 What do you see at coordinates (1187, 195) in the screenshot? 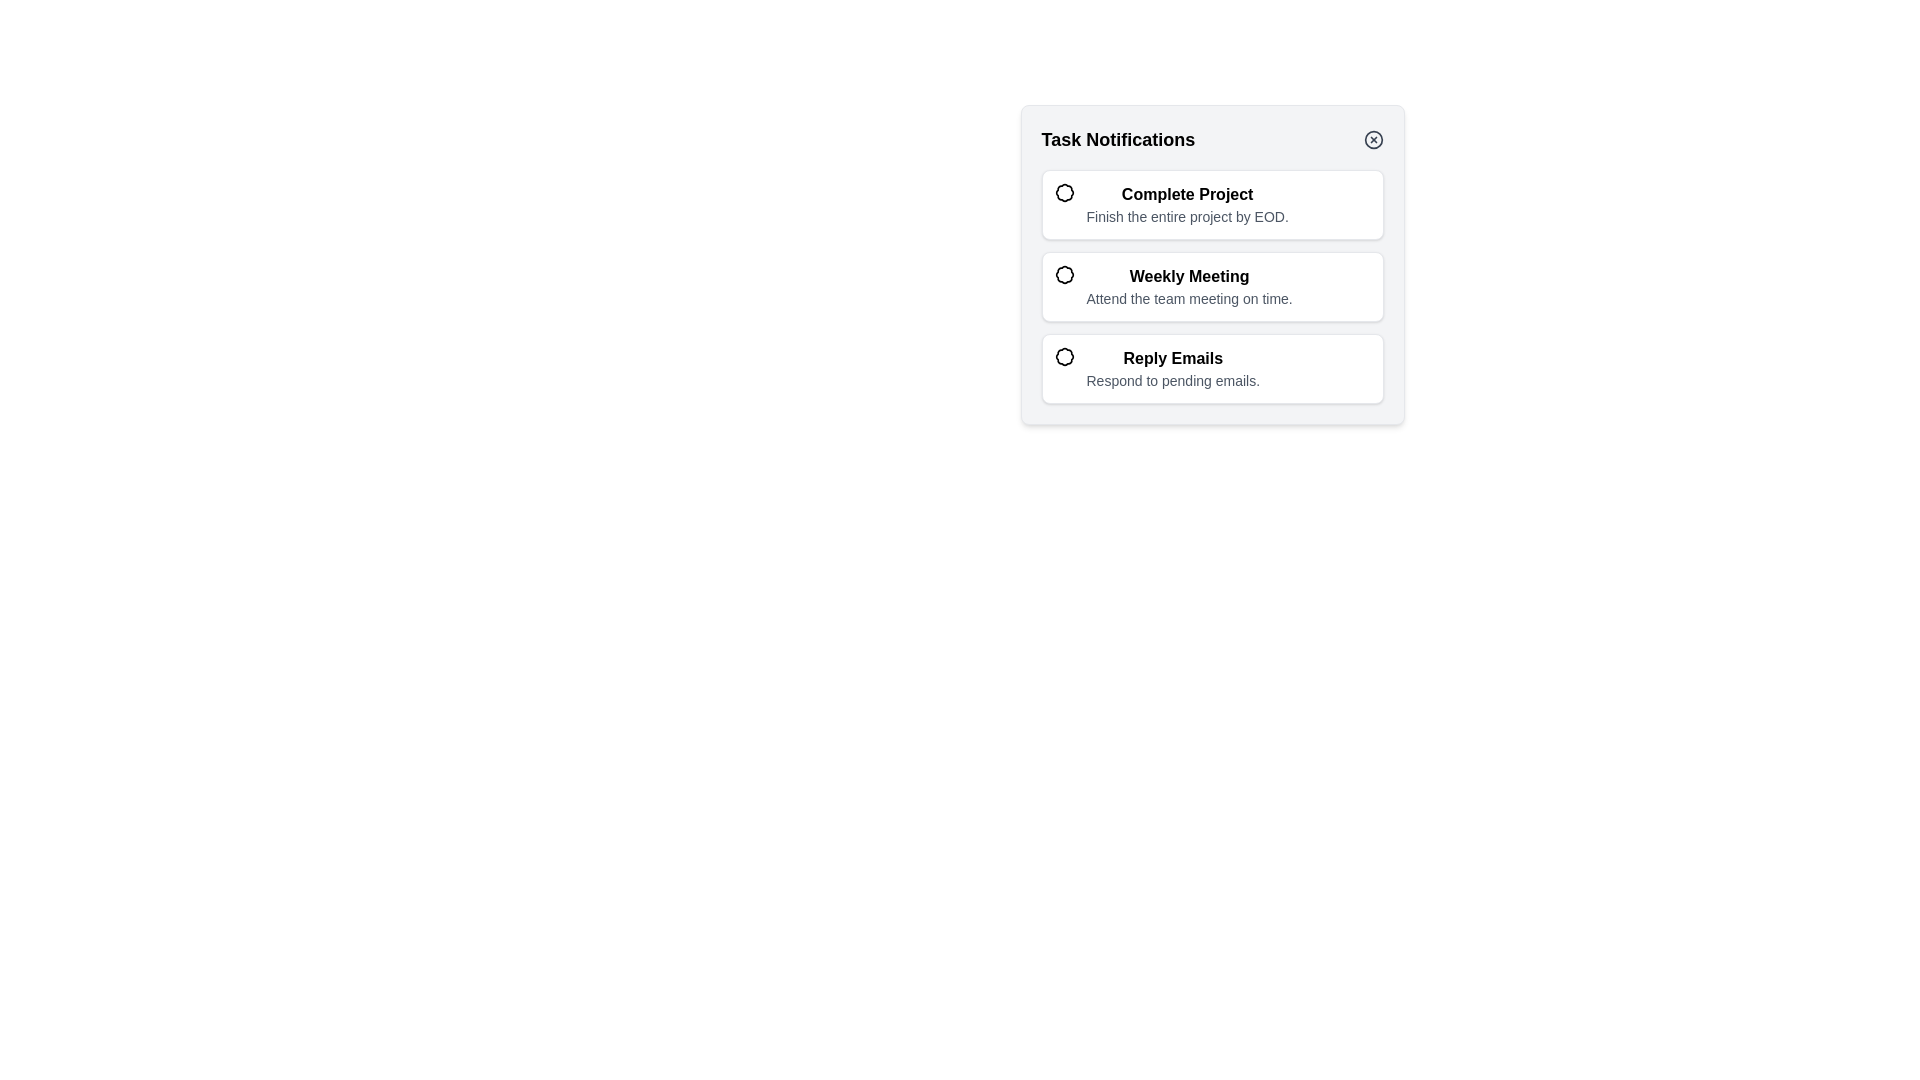
I see `the text label displaying 'Complete Project', which is styled in bold and positioned at the top of the task card in the task notifications section` at bounding box center [1187, 195].